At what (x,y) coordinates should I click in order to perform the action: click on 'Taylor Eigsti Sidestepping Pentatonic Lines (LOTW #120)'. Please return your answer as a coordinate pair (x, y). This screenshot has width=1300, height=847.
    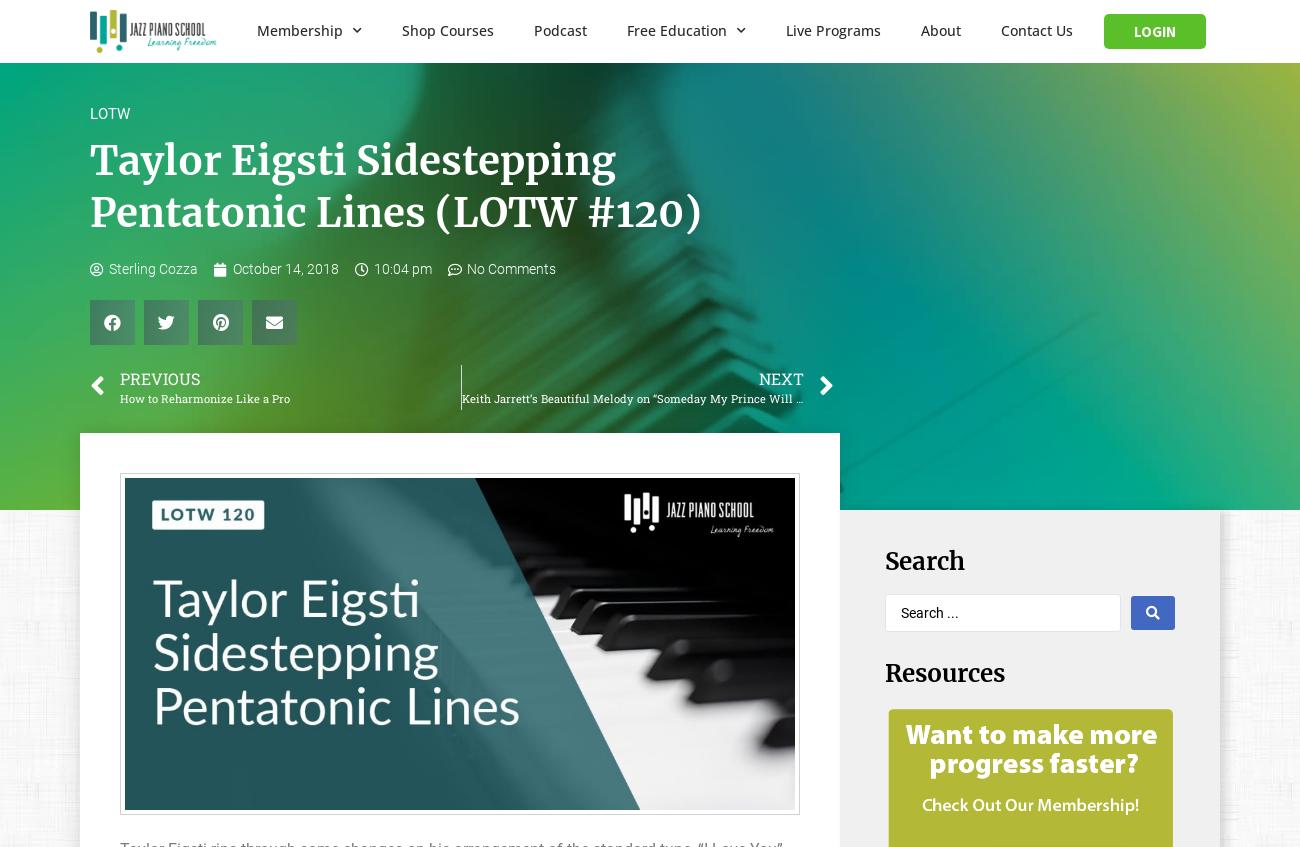
    Looking at the image, I should click on (395, 187).